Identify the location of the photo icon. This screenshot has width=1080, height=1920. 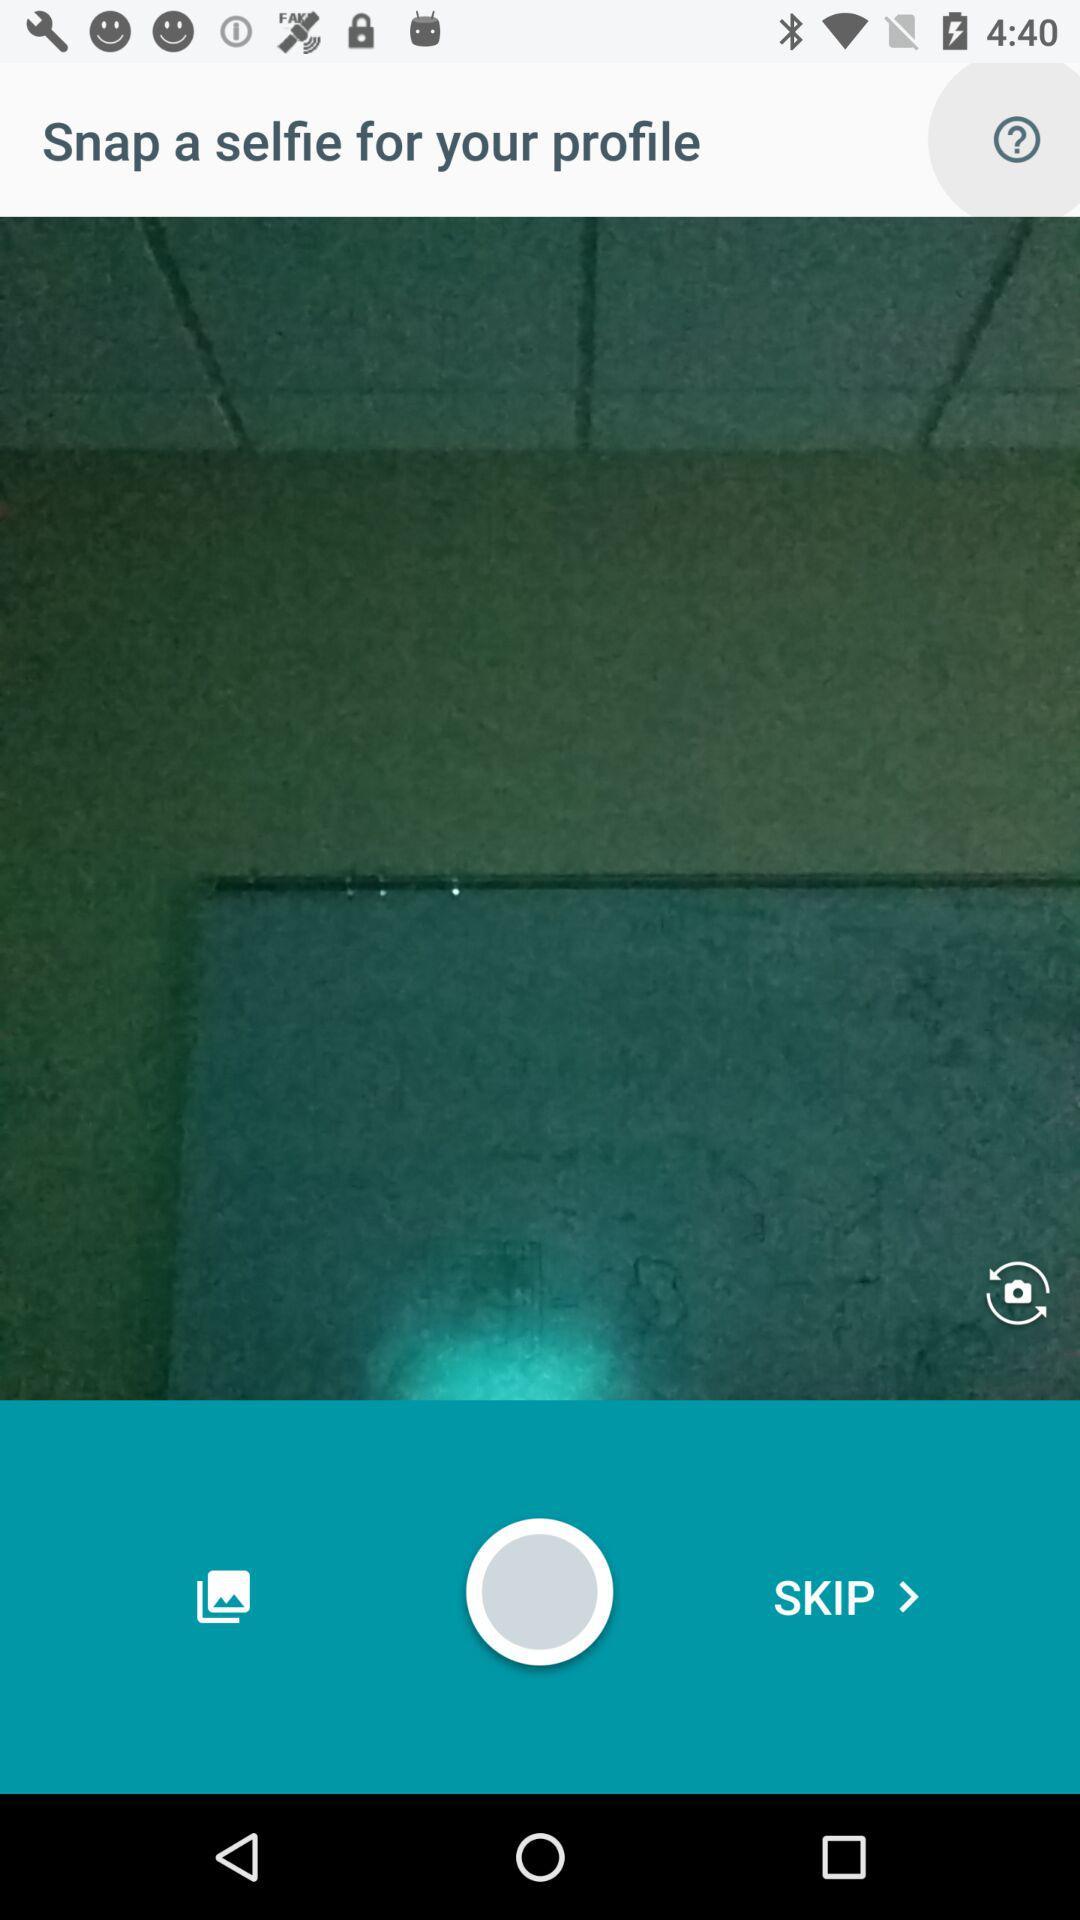
(1017, 1295).